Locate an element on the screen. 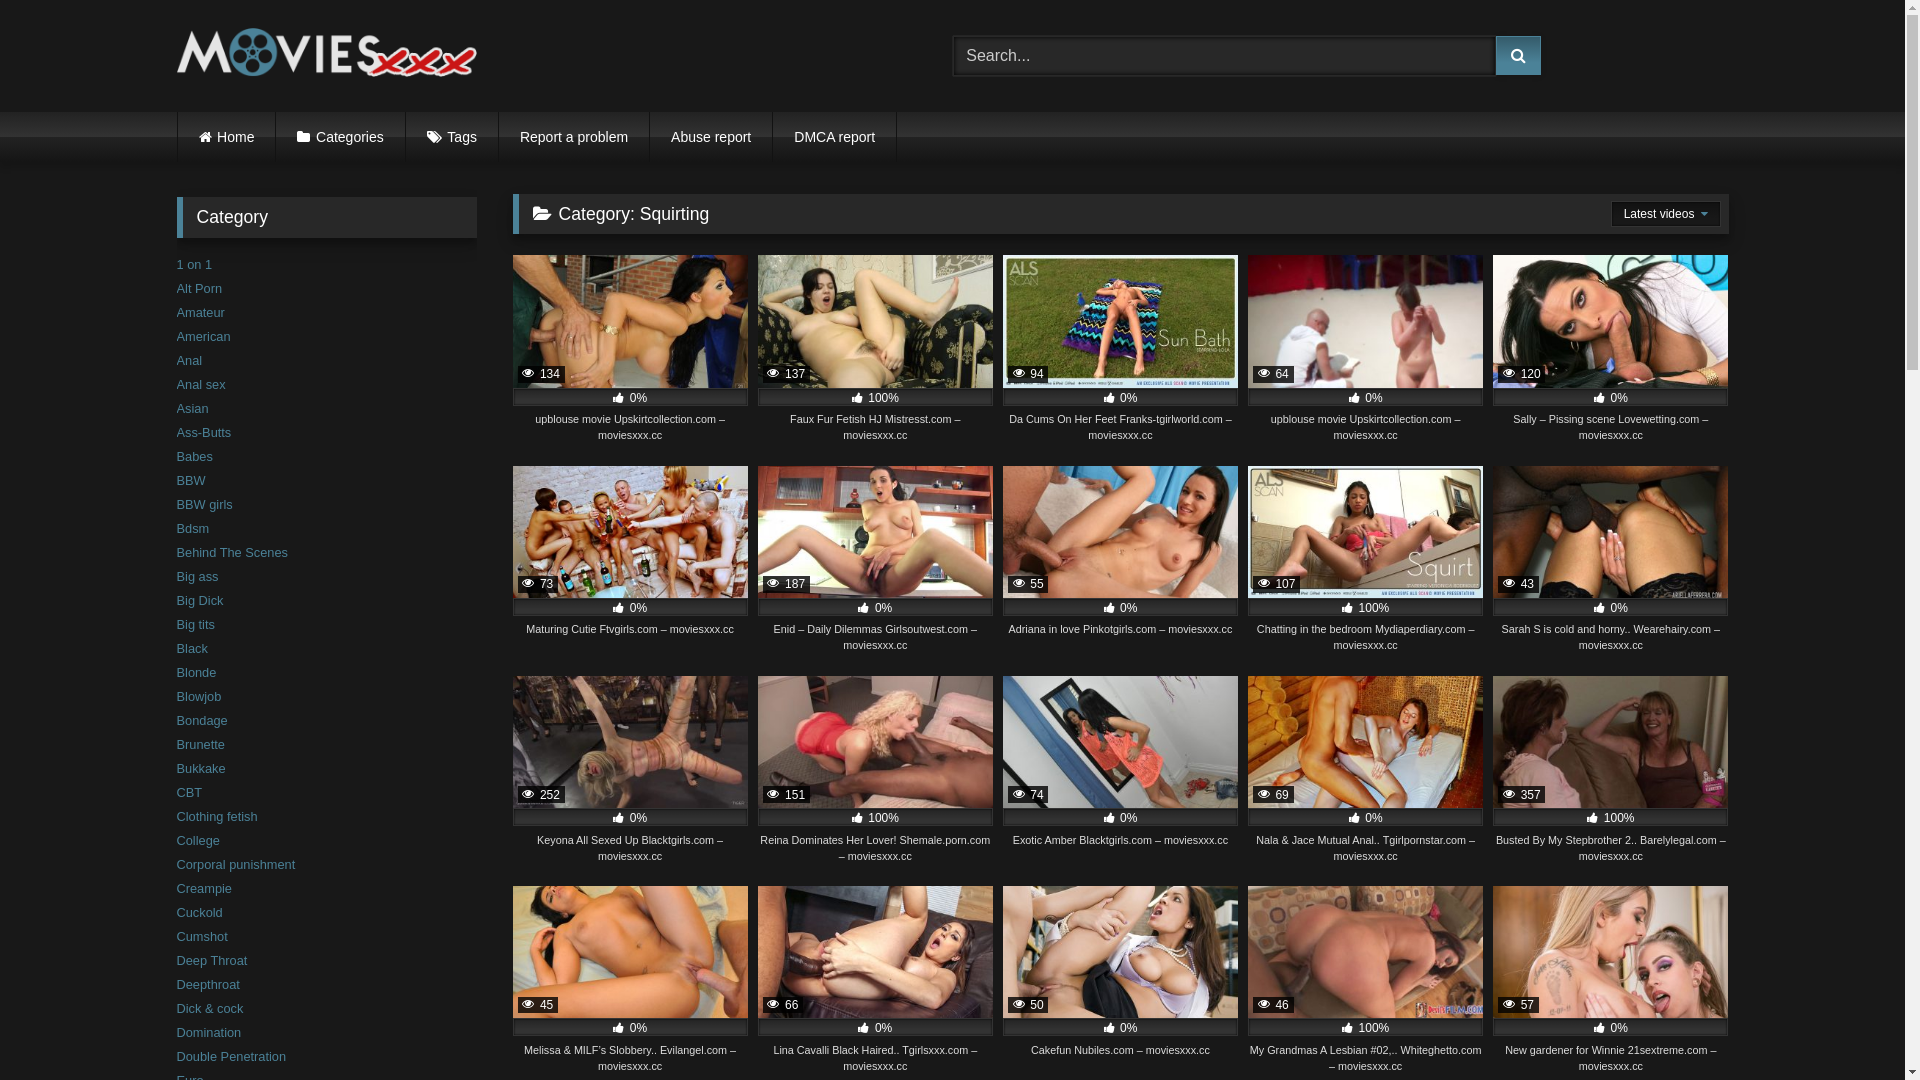  'Creampie' is located at coordinates (176, 887).